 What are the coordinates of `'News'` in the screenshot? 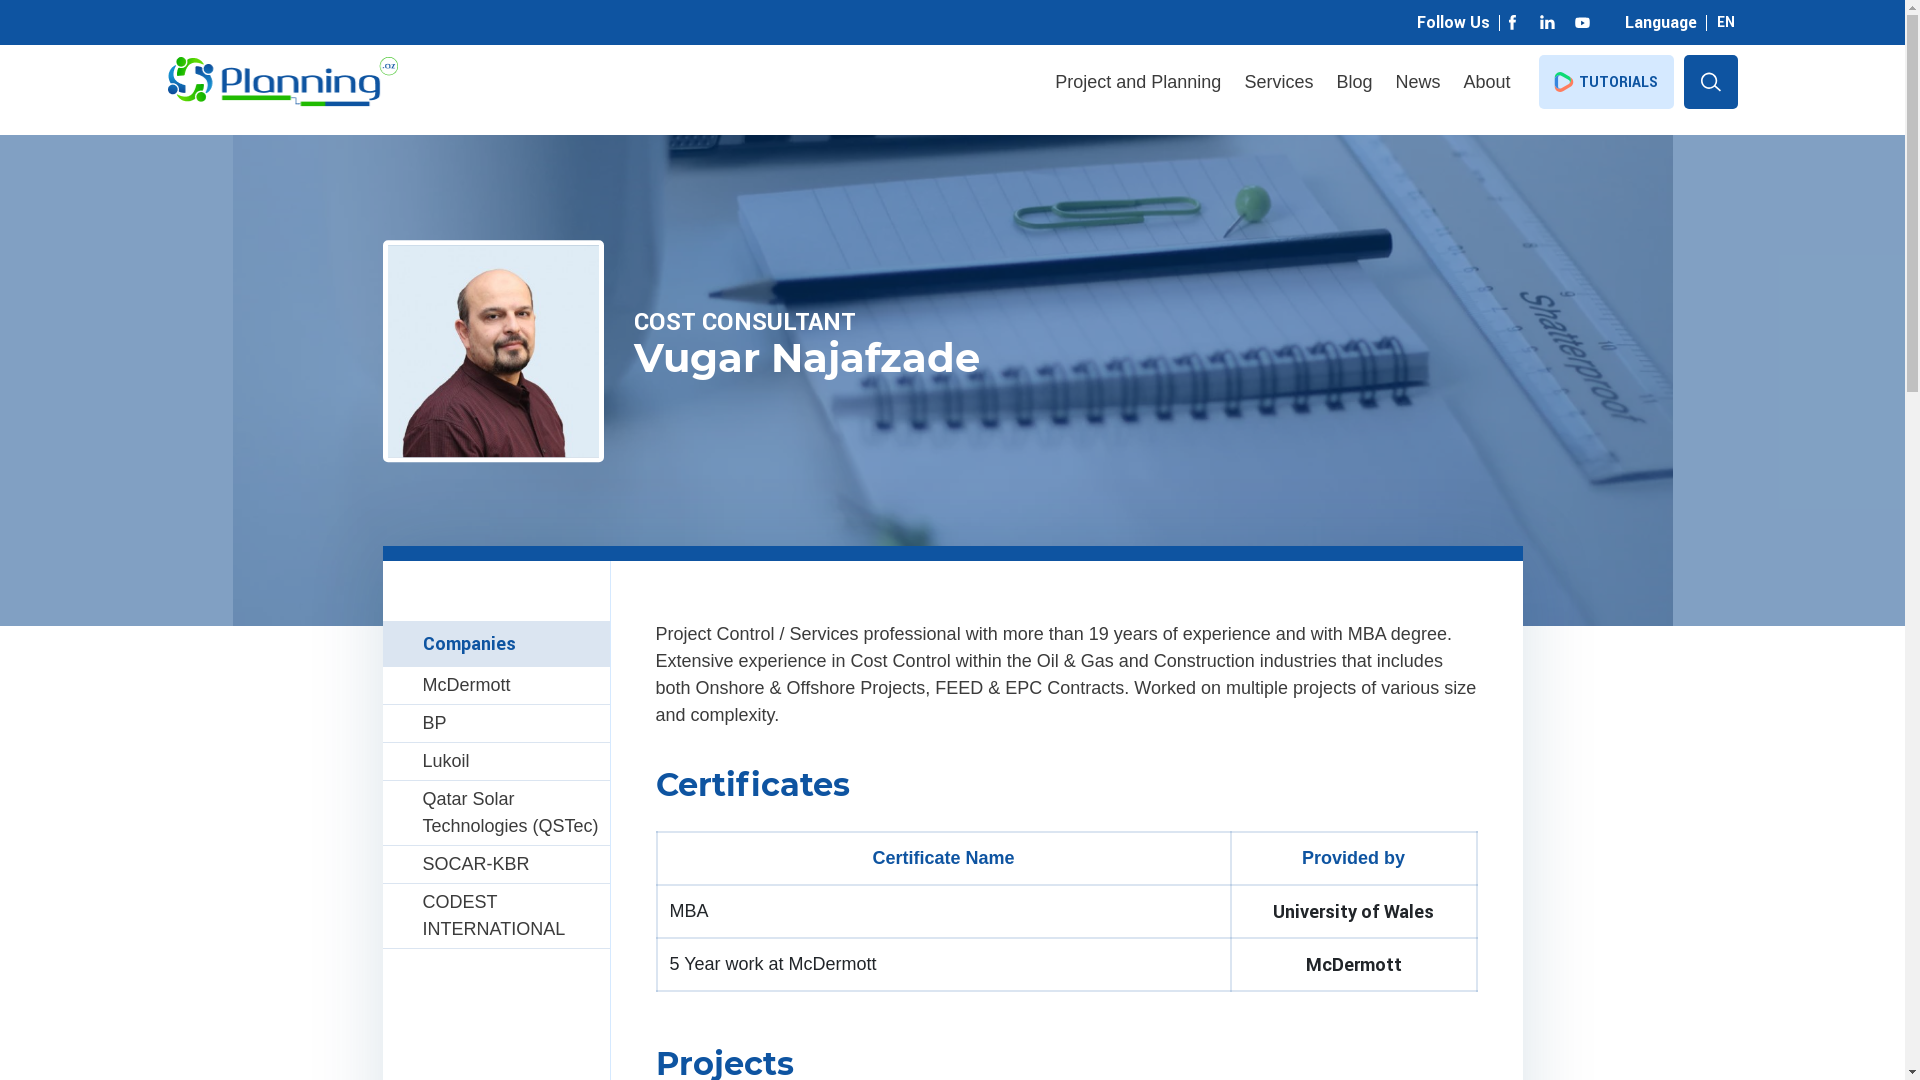 It's located at (1416, 81).